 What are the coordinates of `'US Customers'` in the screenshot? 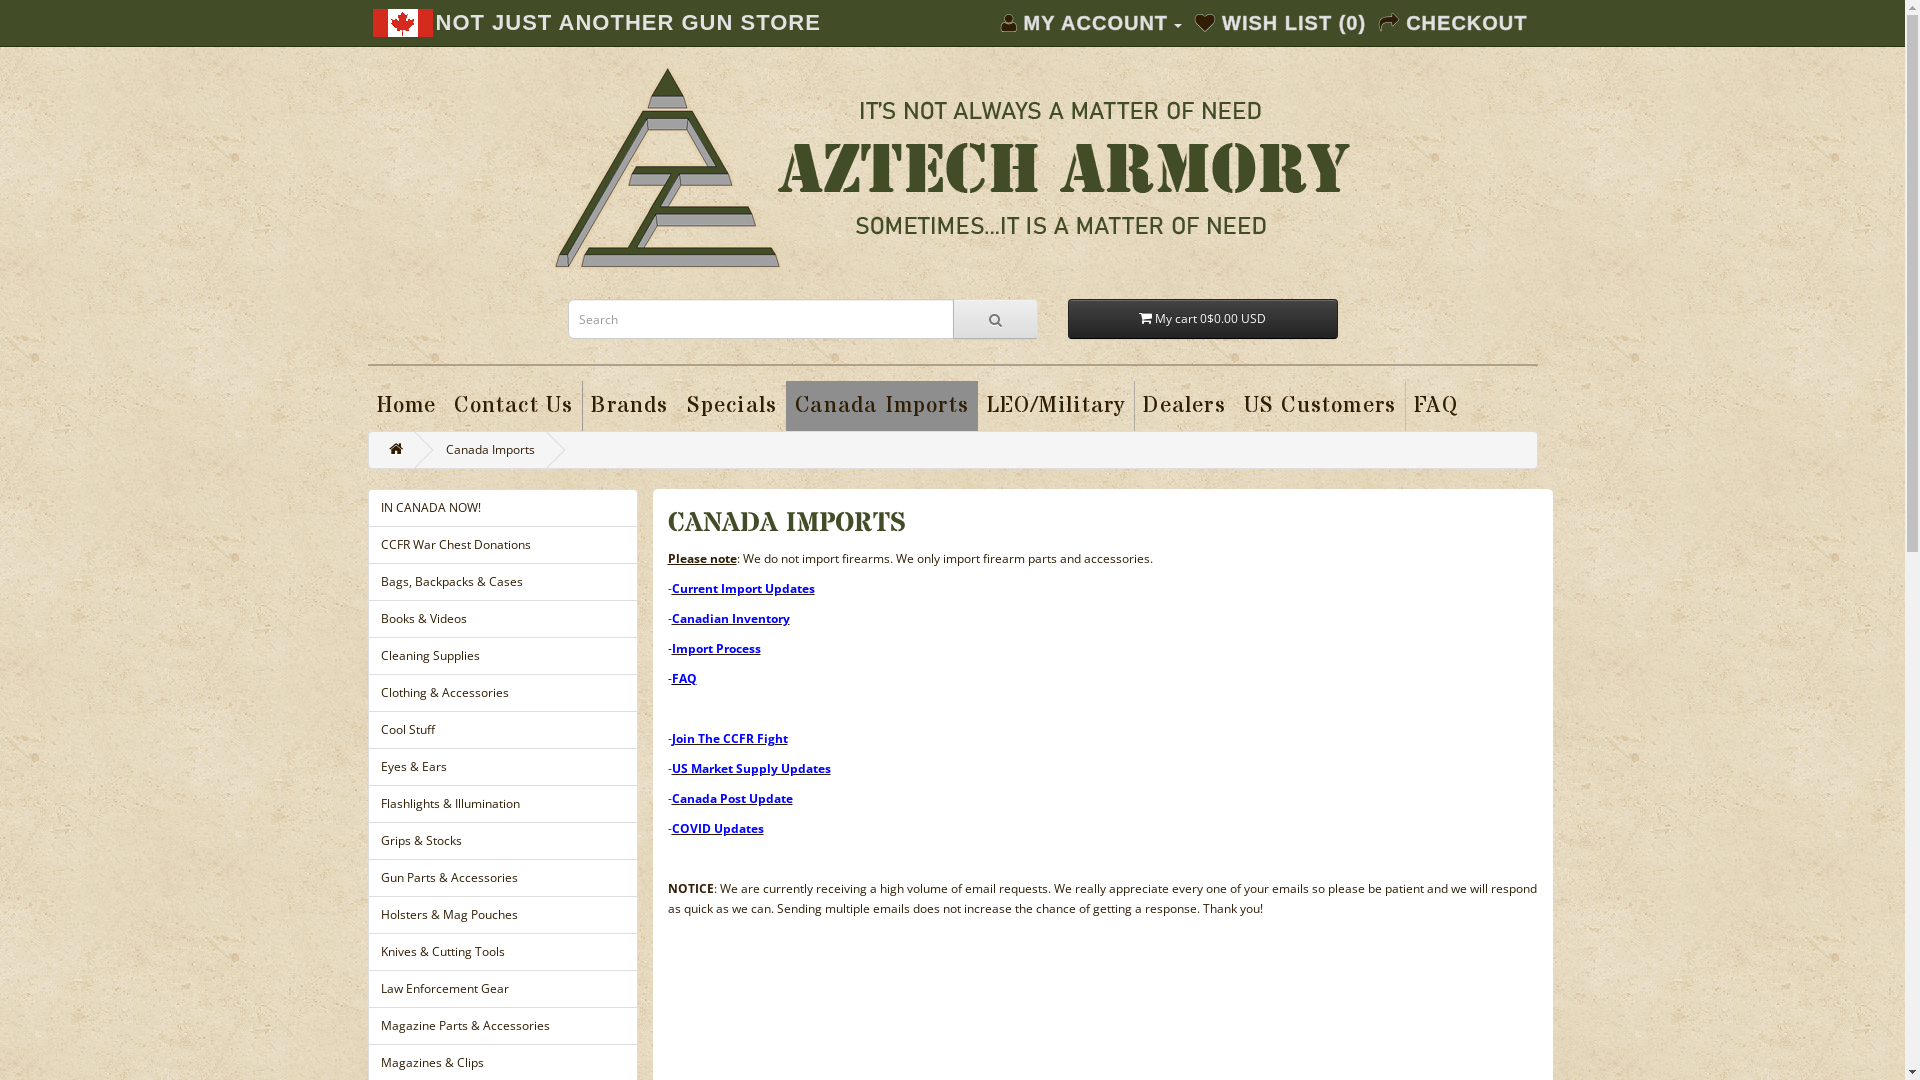 It's located at (1320, 405).